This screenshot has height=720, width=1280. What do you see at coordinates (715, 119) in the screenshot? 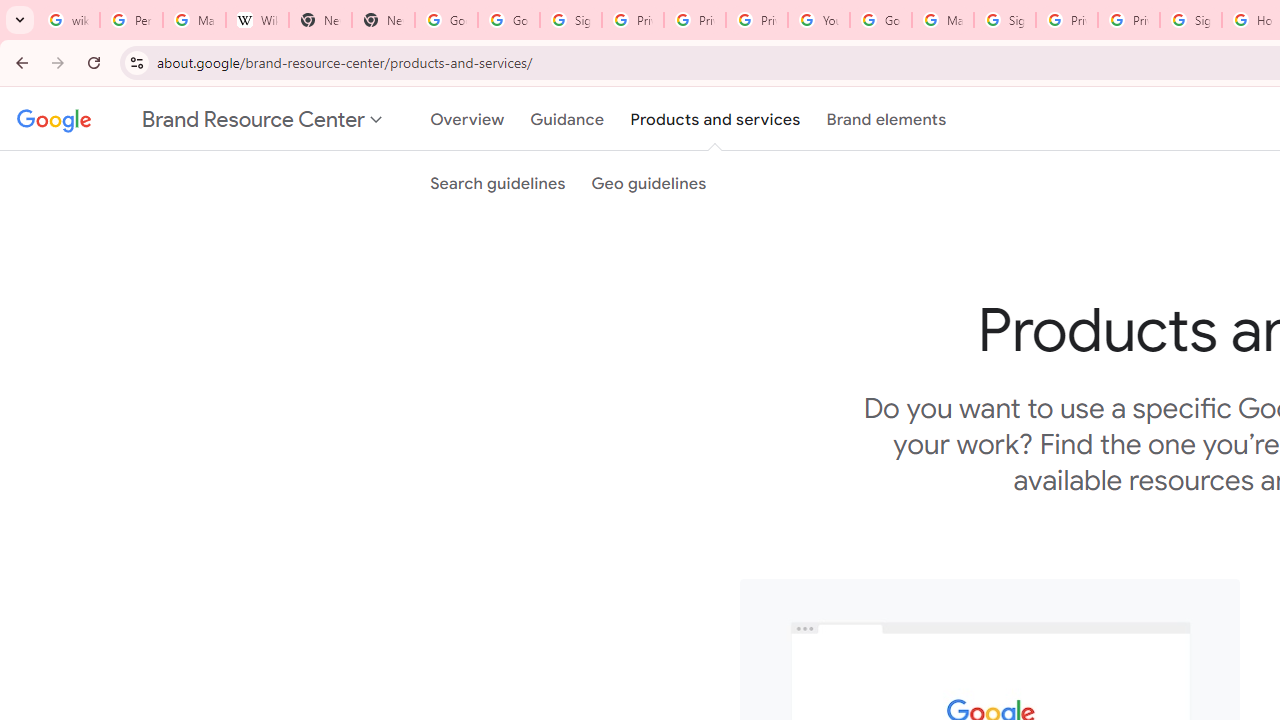
I see `'Products and services'` at bounding box center [715, 119].